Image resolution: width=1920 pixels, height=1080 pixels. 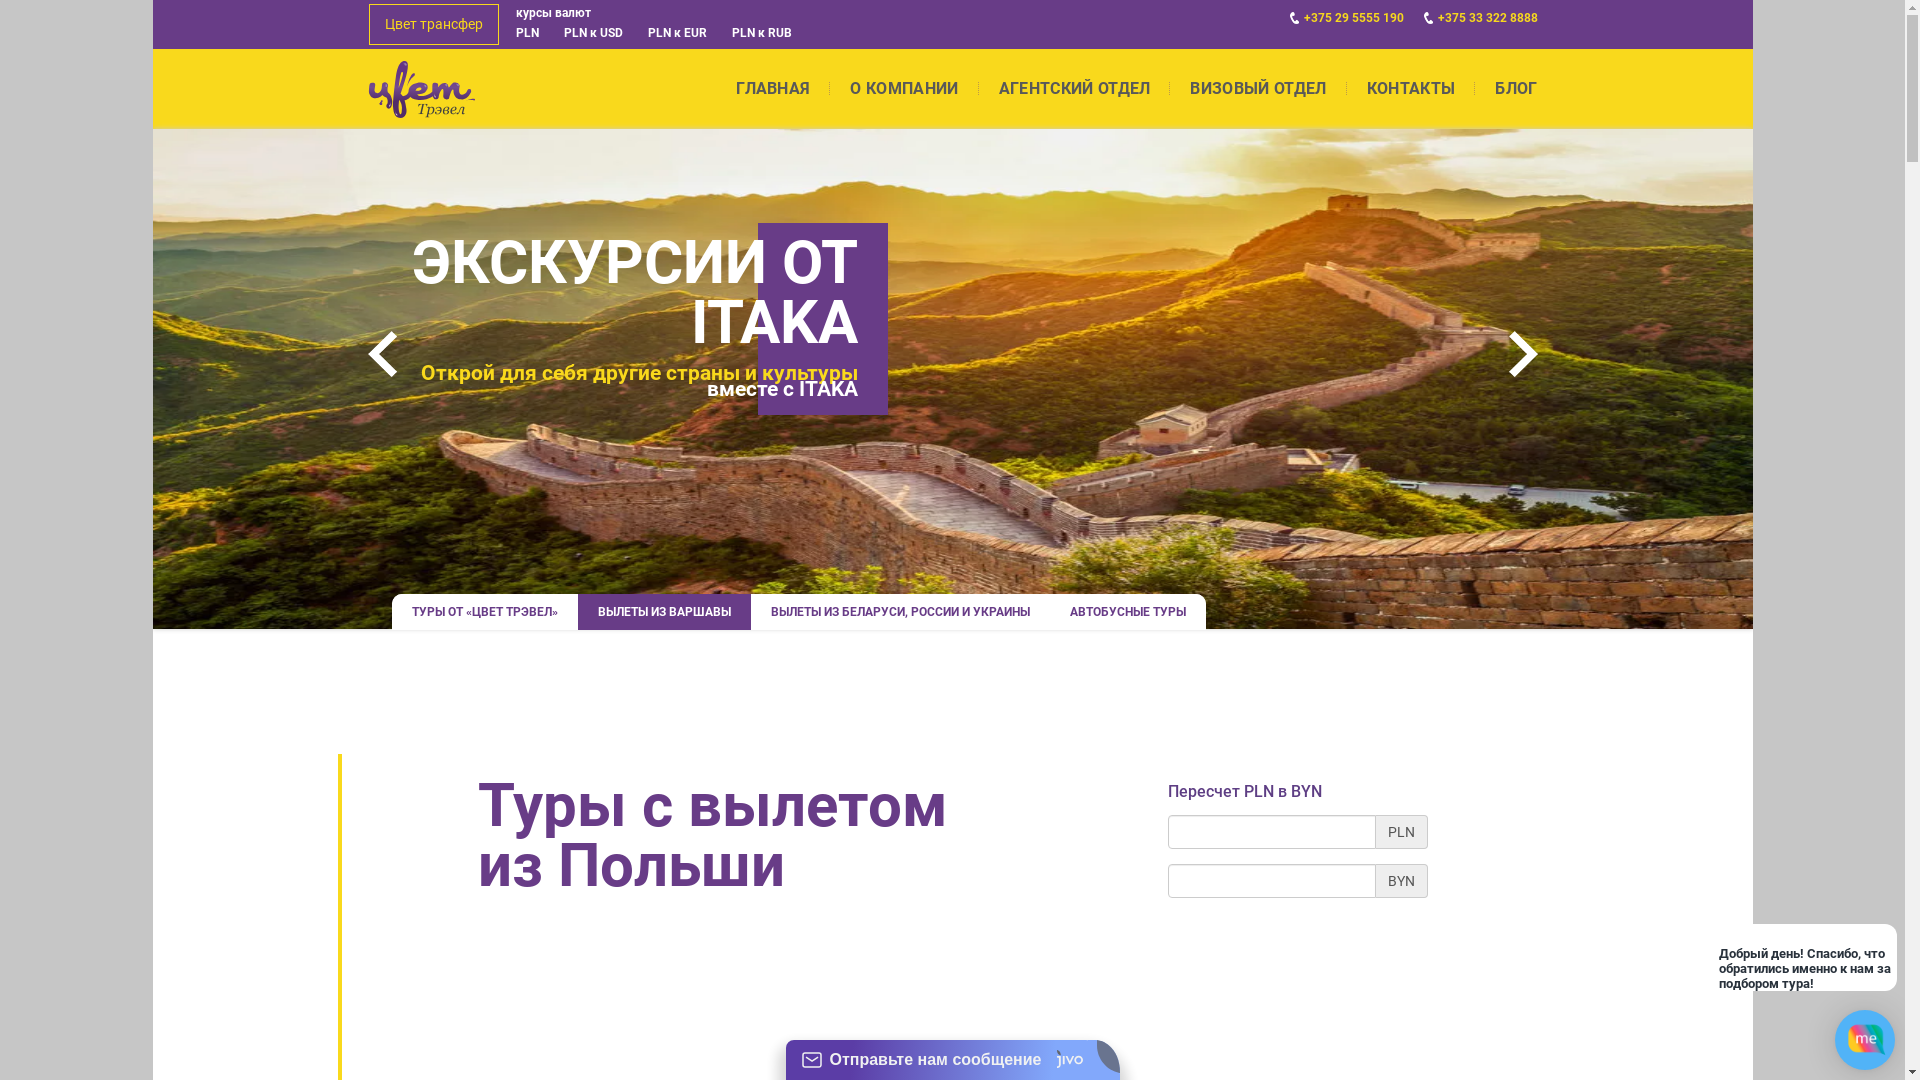 What do you see at coordinates (1413, 18) in the screenshot?
I see `'+375 33 322 8888'` at bounding box center [1413, 18].